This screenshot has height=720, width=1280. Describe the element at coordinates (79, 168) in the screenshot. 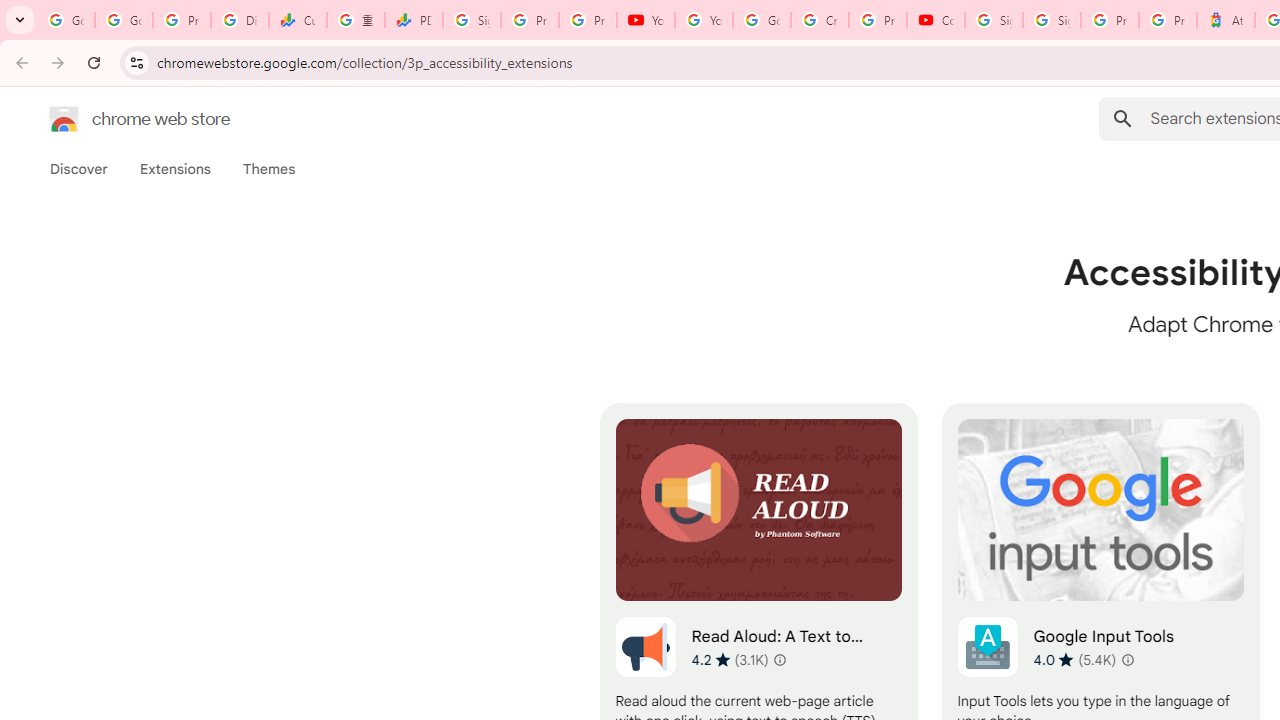

I see `'Discover'` at that location.